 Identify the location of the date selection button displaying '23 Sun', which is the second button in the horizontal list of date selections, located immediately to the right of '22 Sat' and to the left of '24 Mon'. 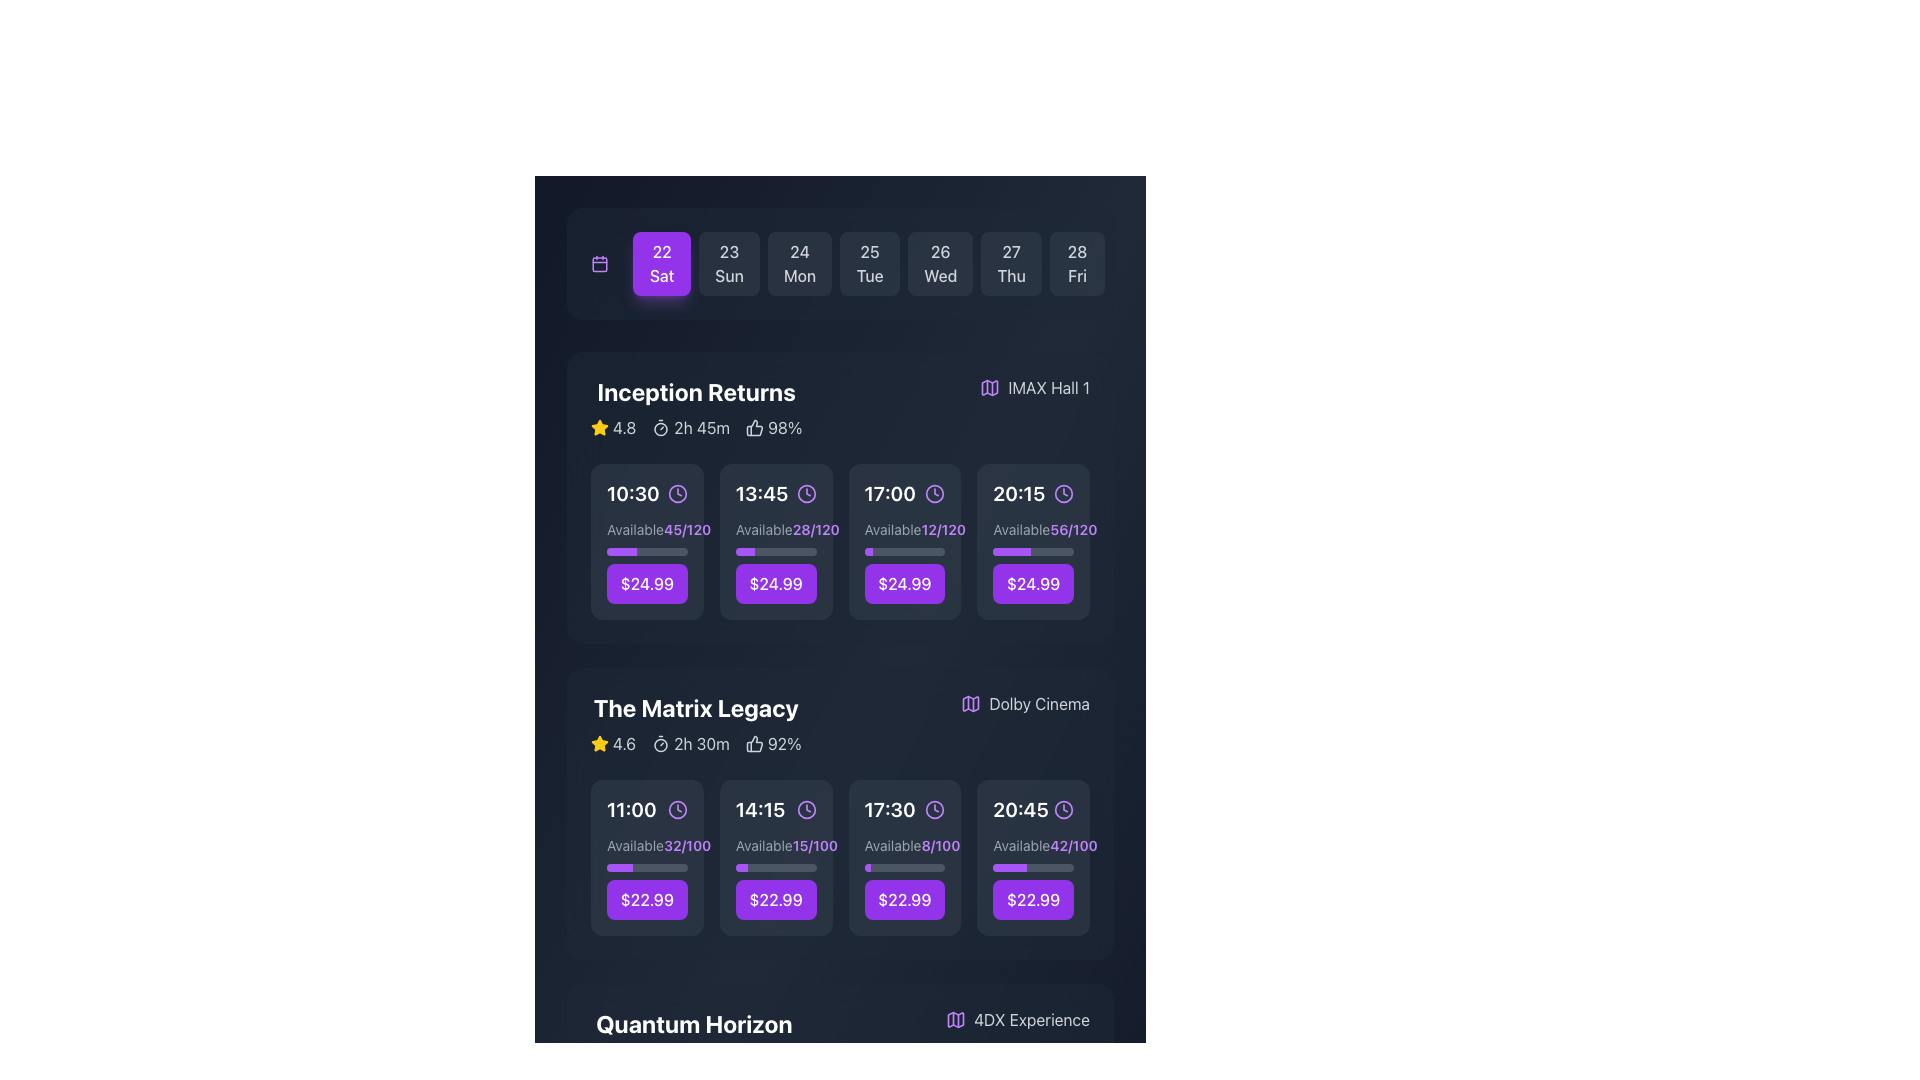
(728, 262).